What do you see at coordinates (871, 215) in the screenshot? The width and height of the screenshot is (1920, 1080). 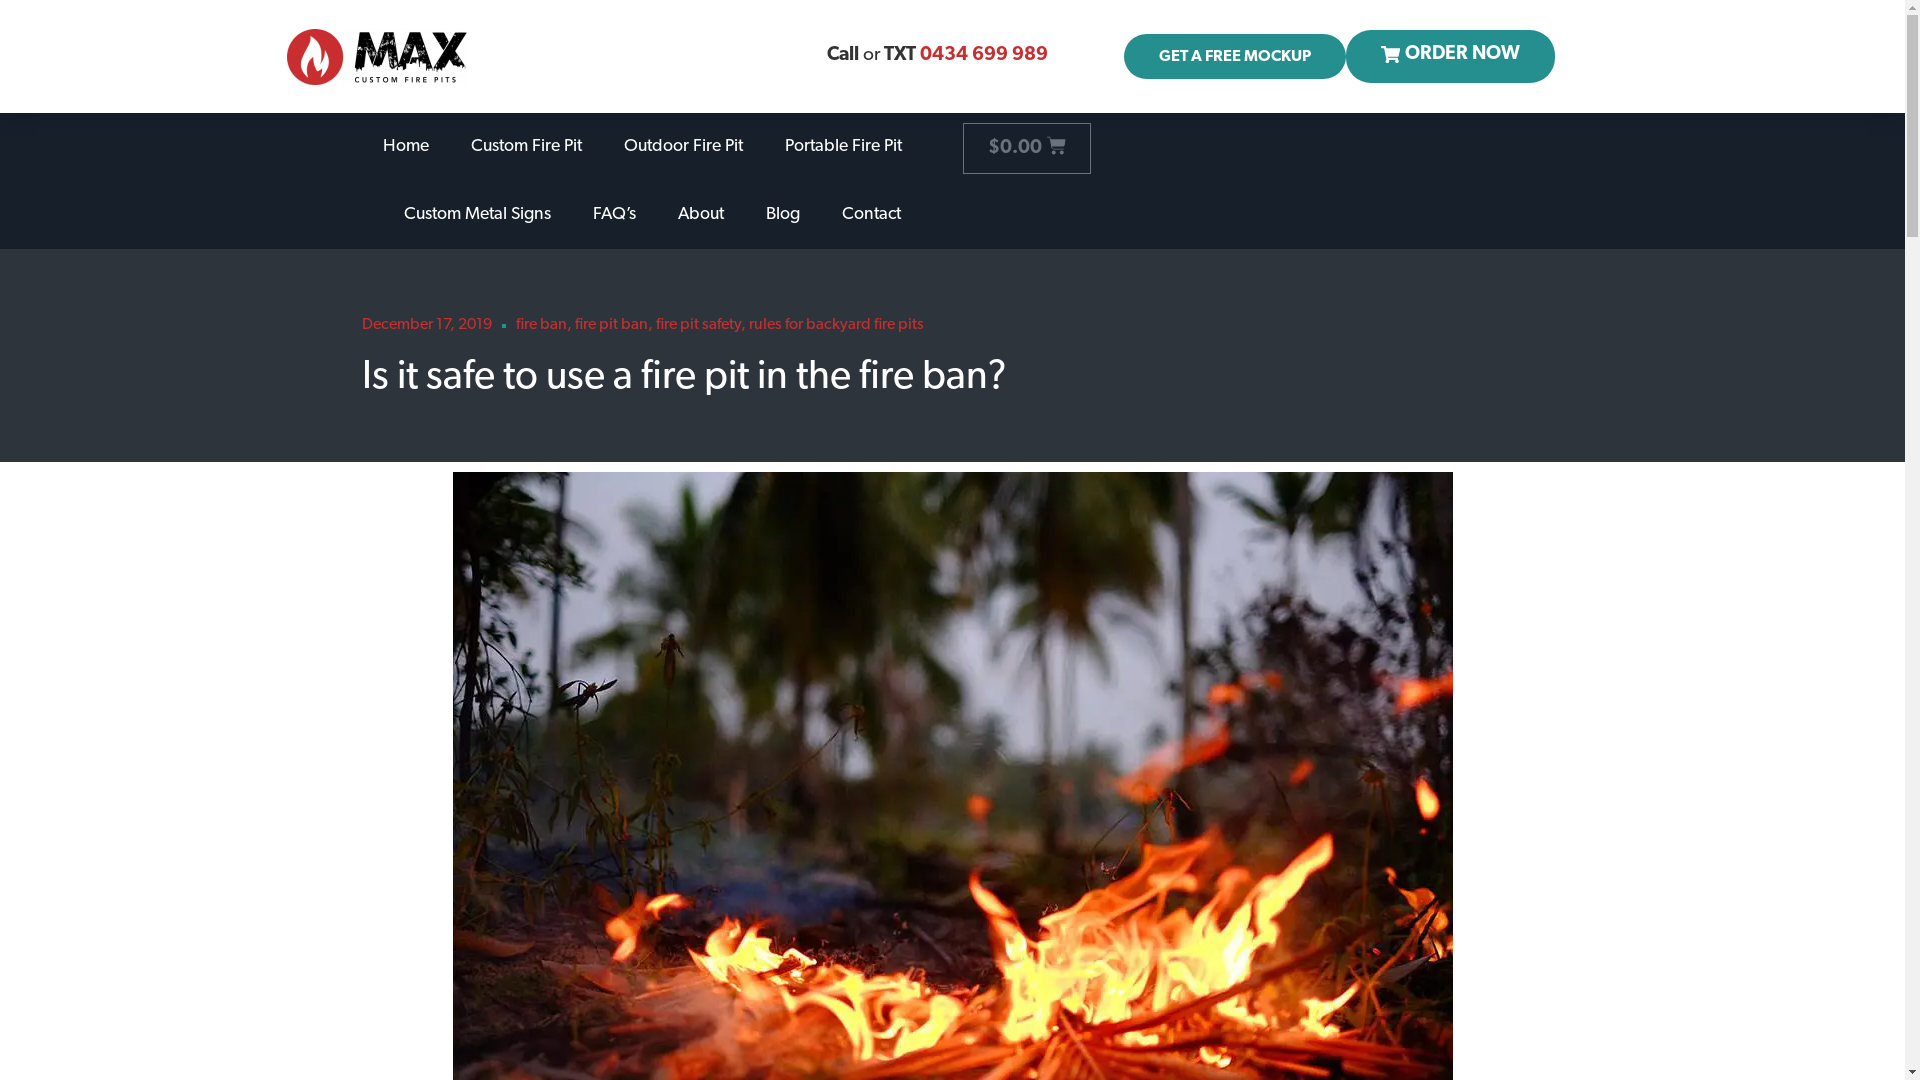 I see `'Contact'` at bounding box center [871, 215].